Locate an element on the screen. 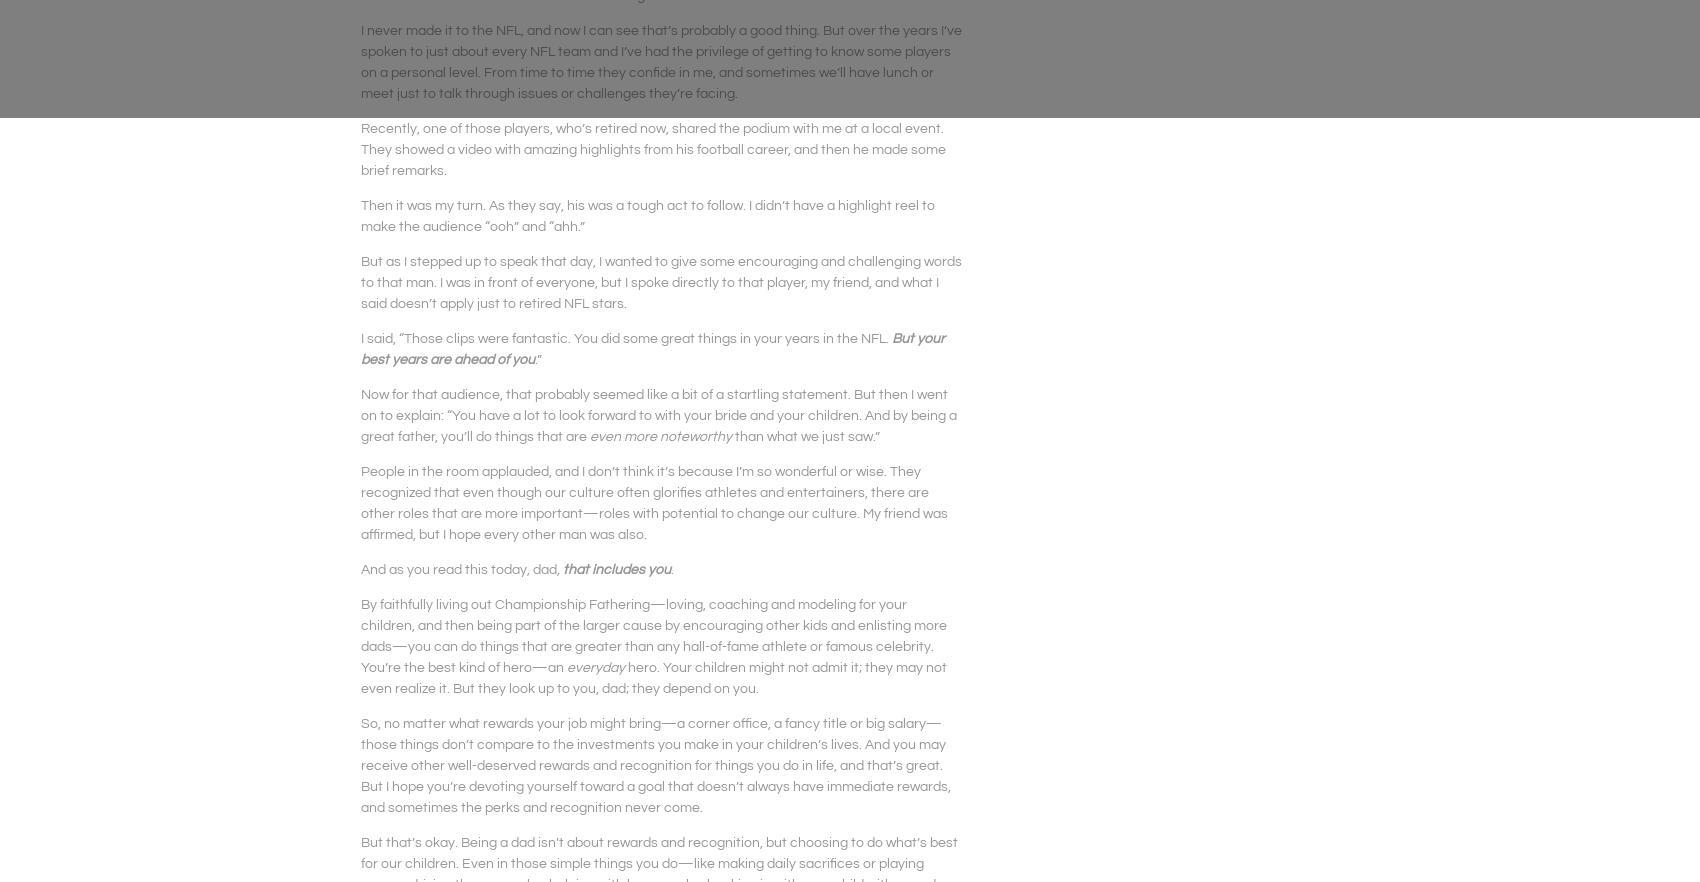 The height and width of the screenshot is (882, 1700). 'hero. Your children might not admit it; they may not even realize it. But they look up to you, dad; they depend on you.' is located at coordinates (653, 676).